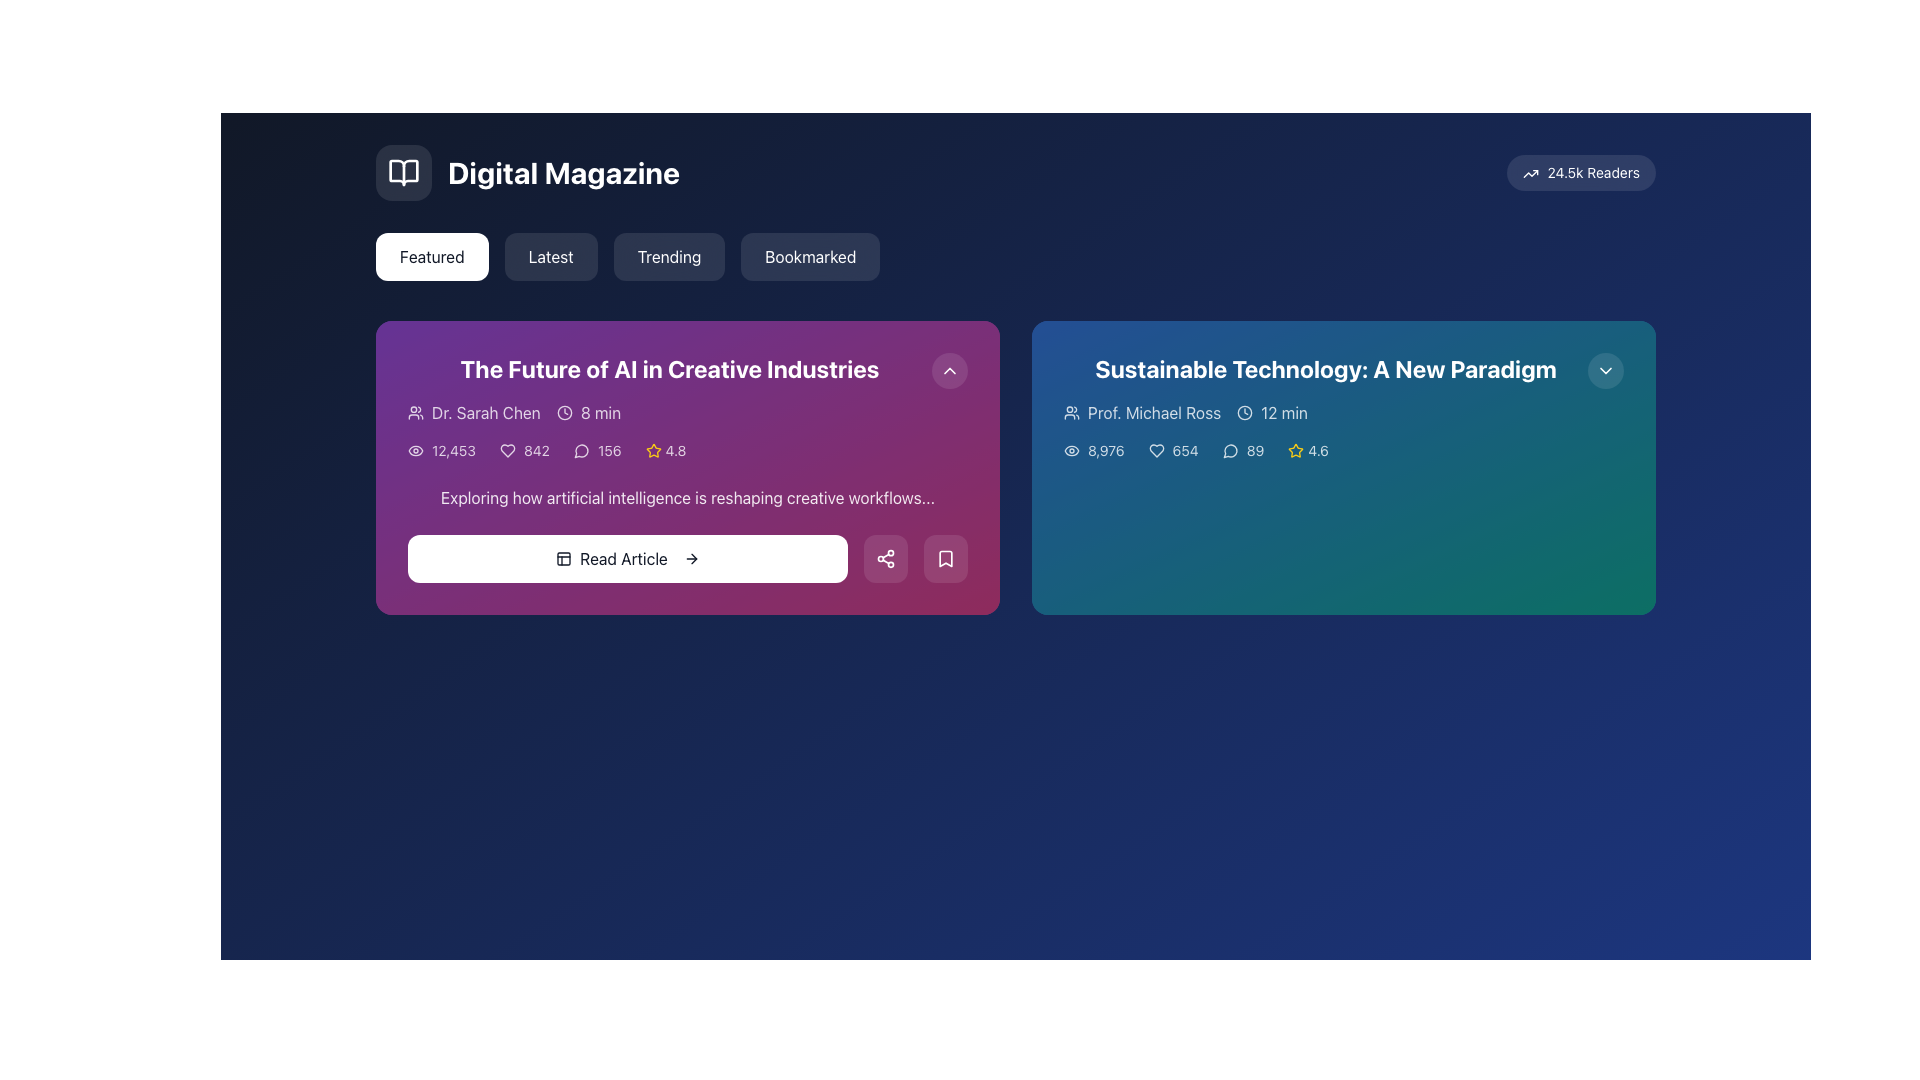 This screenshot has width=1920, height=1080. Describe the element at coordinates (1344, 451) in the screenshot. I see `on the information display row containing statistics such as views, likes, comments, and average rating with a yellow star, located in the bottom section of the card labeled 'Sustainable Technology: A New Paradigm'` at that location.